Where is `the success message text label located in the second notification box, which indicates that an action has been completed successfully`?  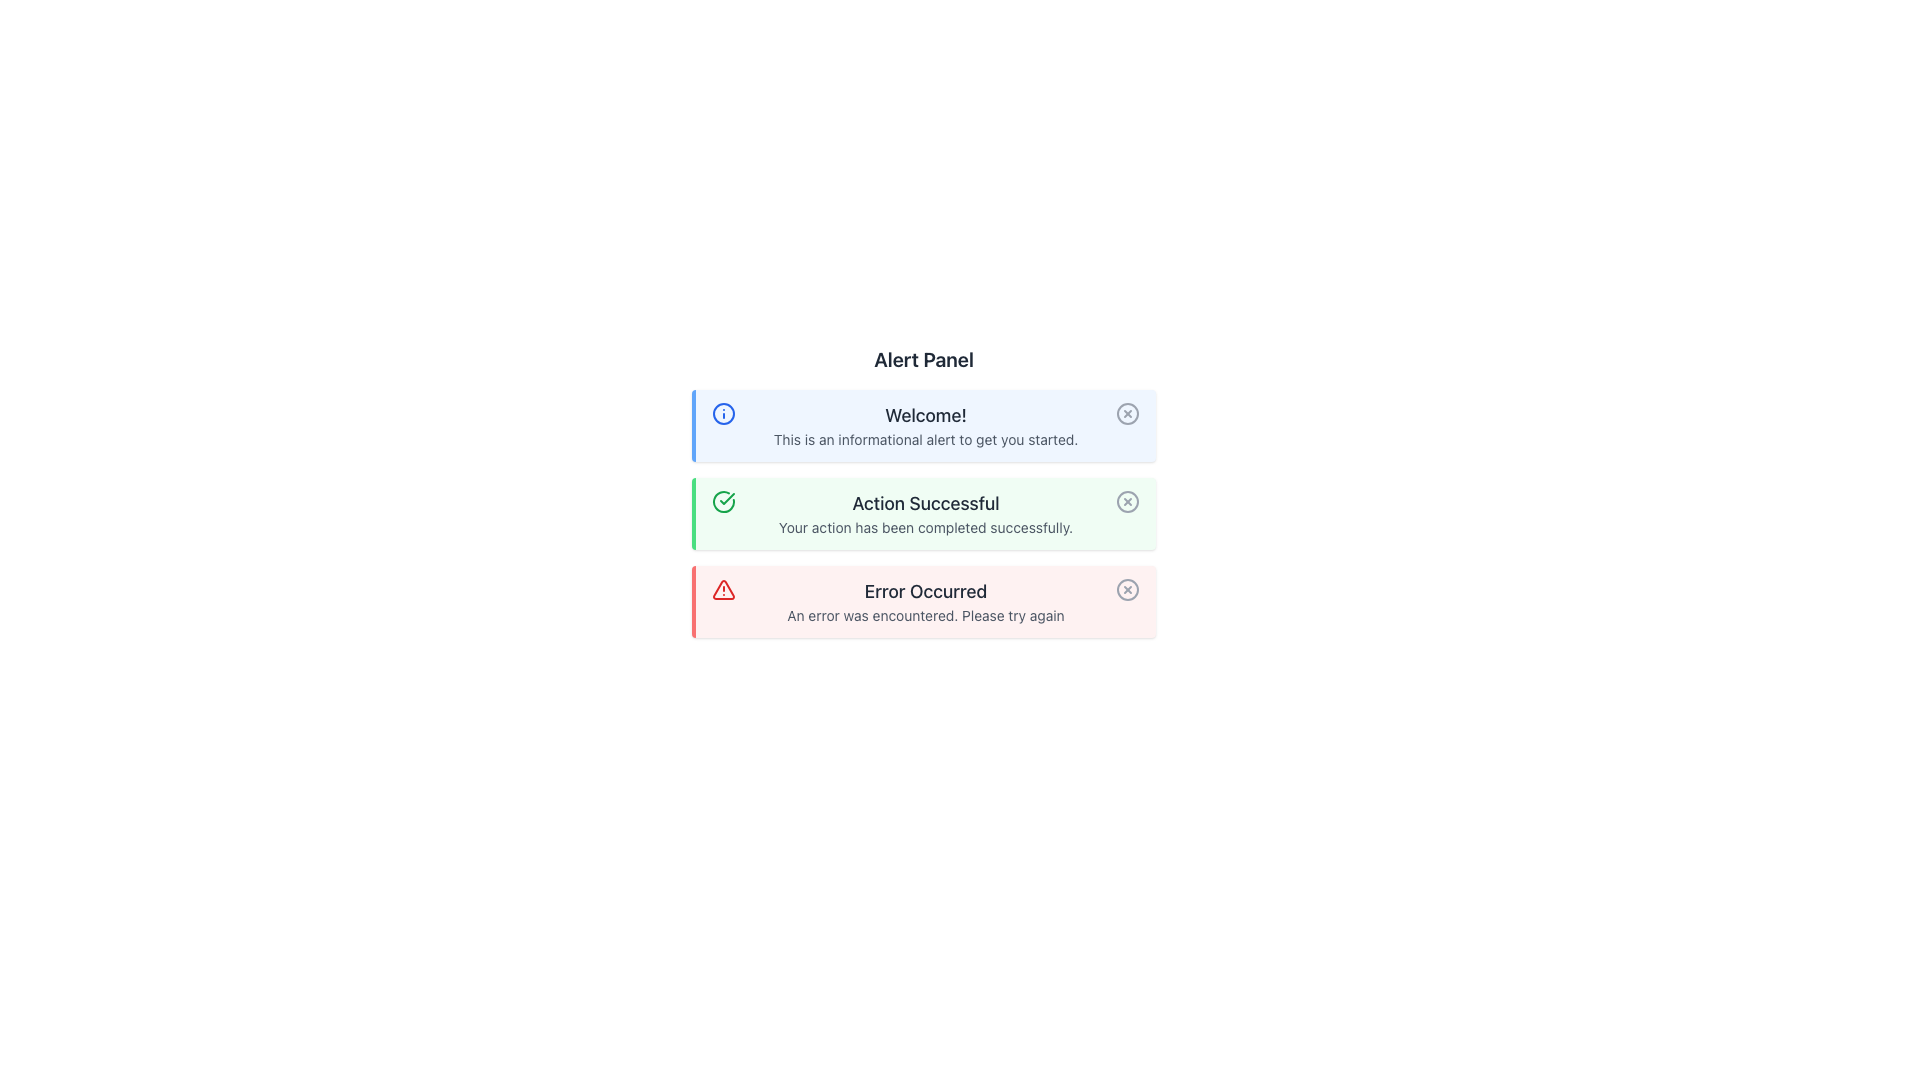 the success message text label located in the second notification box, which indicates that an action has been completed successfully is located at coordinates (925, 503).